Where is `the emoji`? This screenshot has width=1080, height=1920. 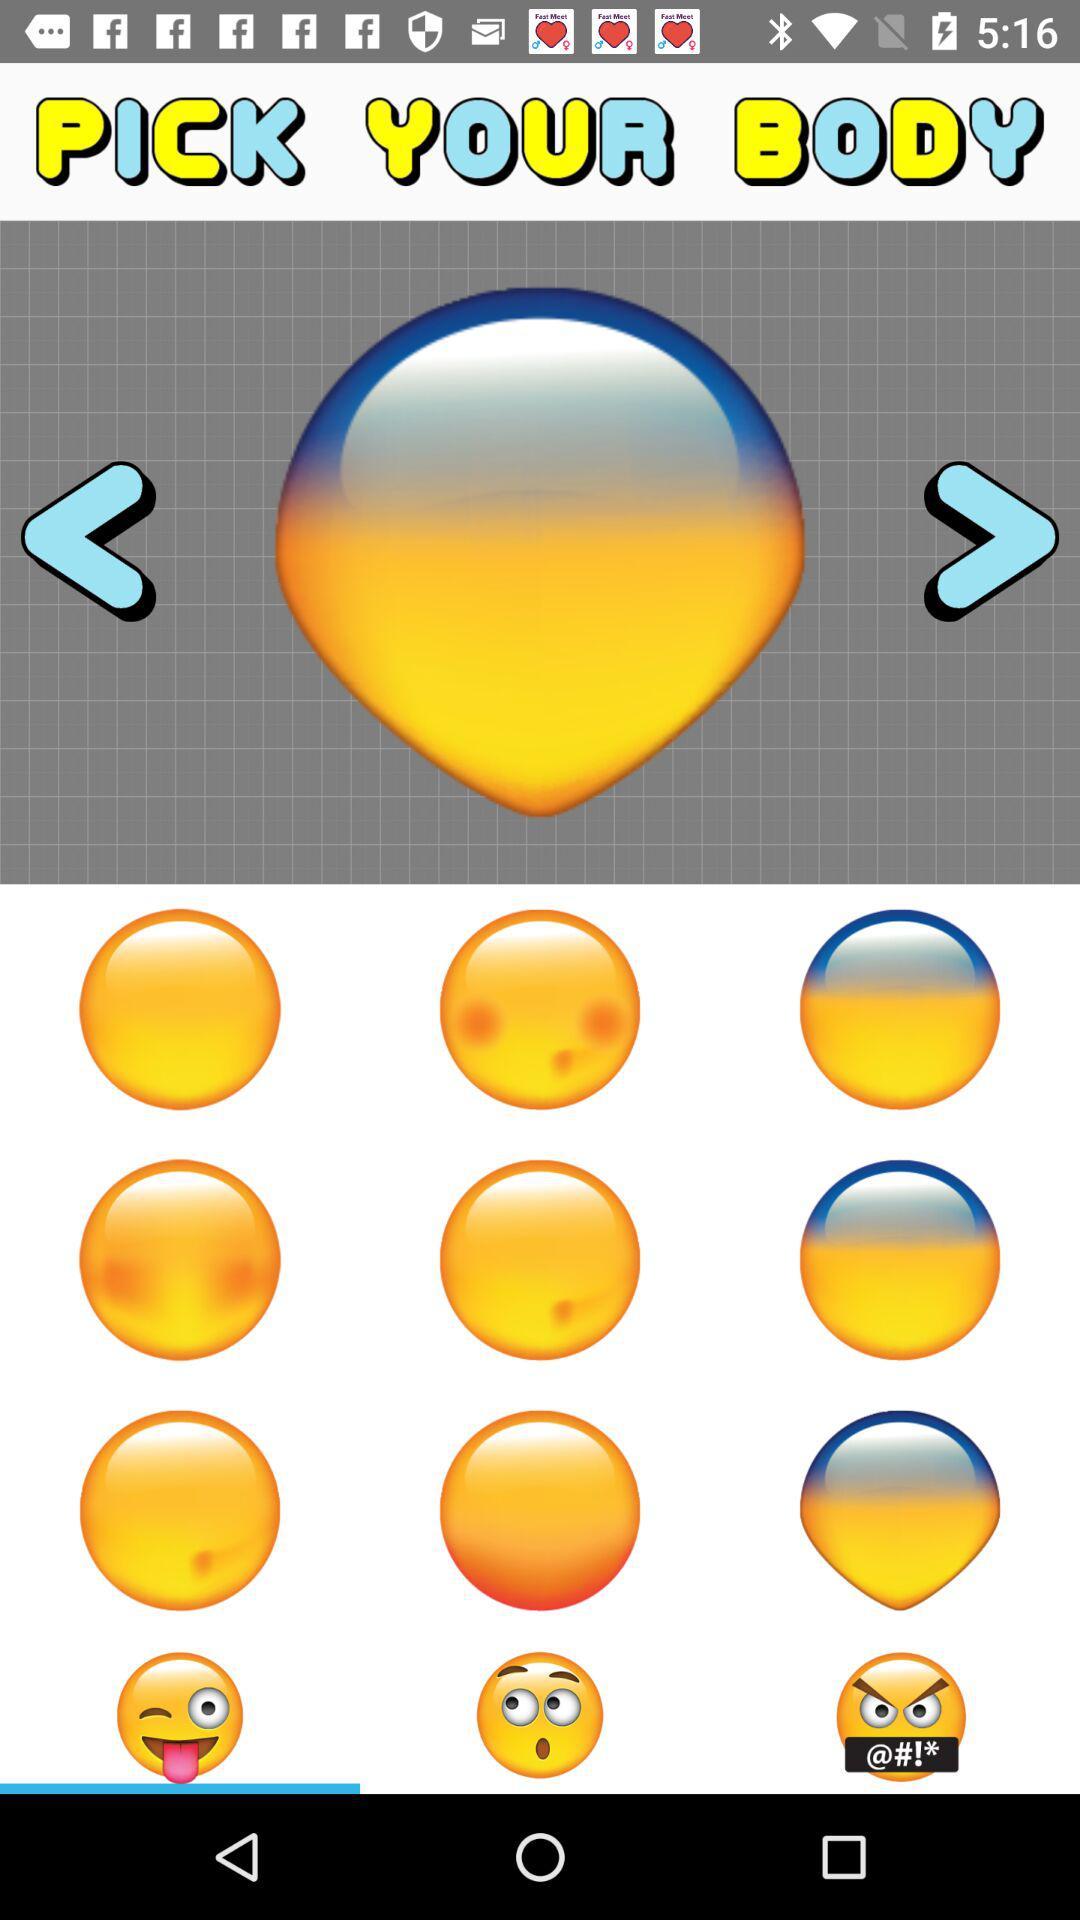
the emoji is located at coordinates (898, 1510).